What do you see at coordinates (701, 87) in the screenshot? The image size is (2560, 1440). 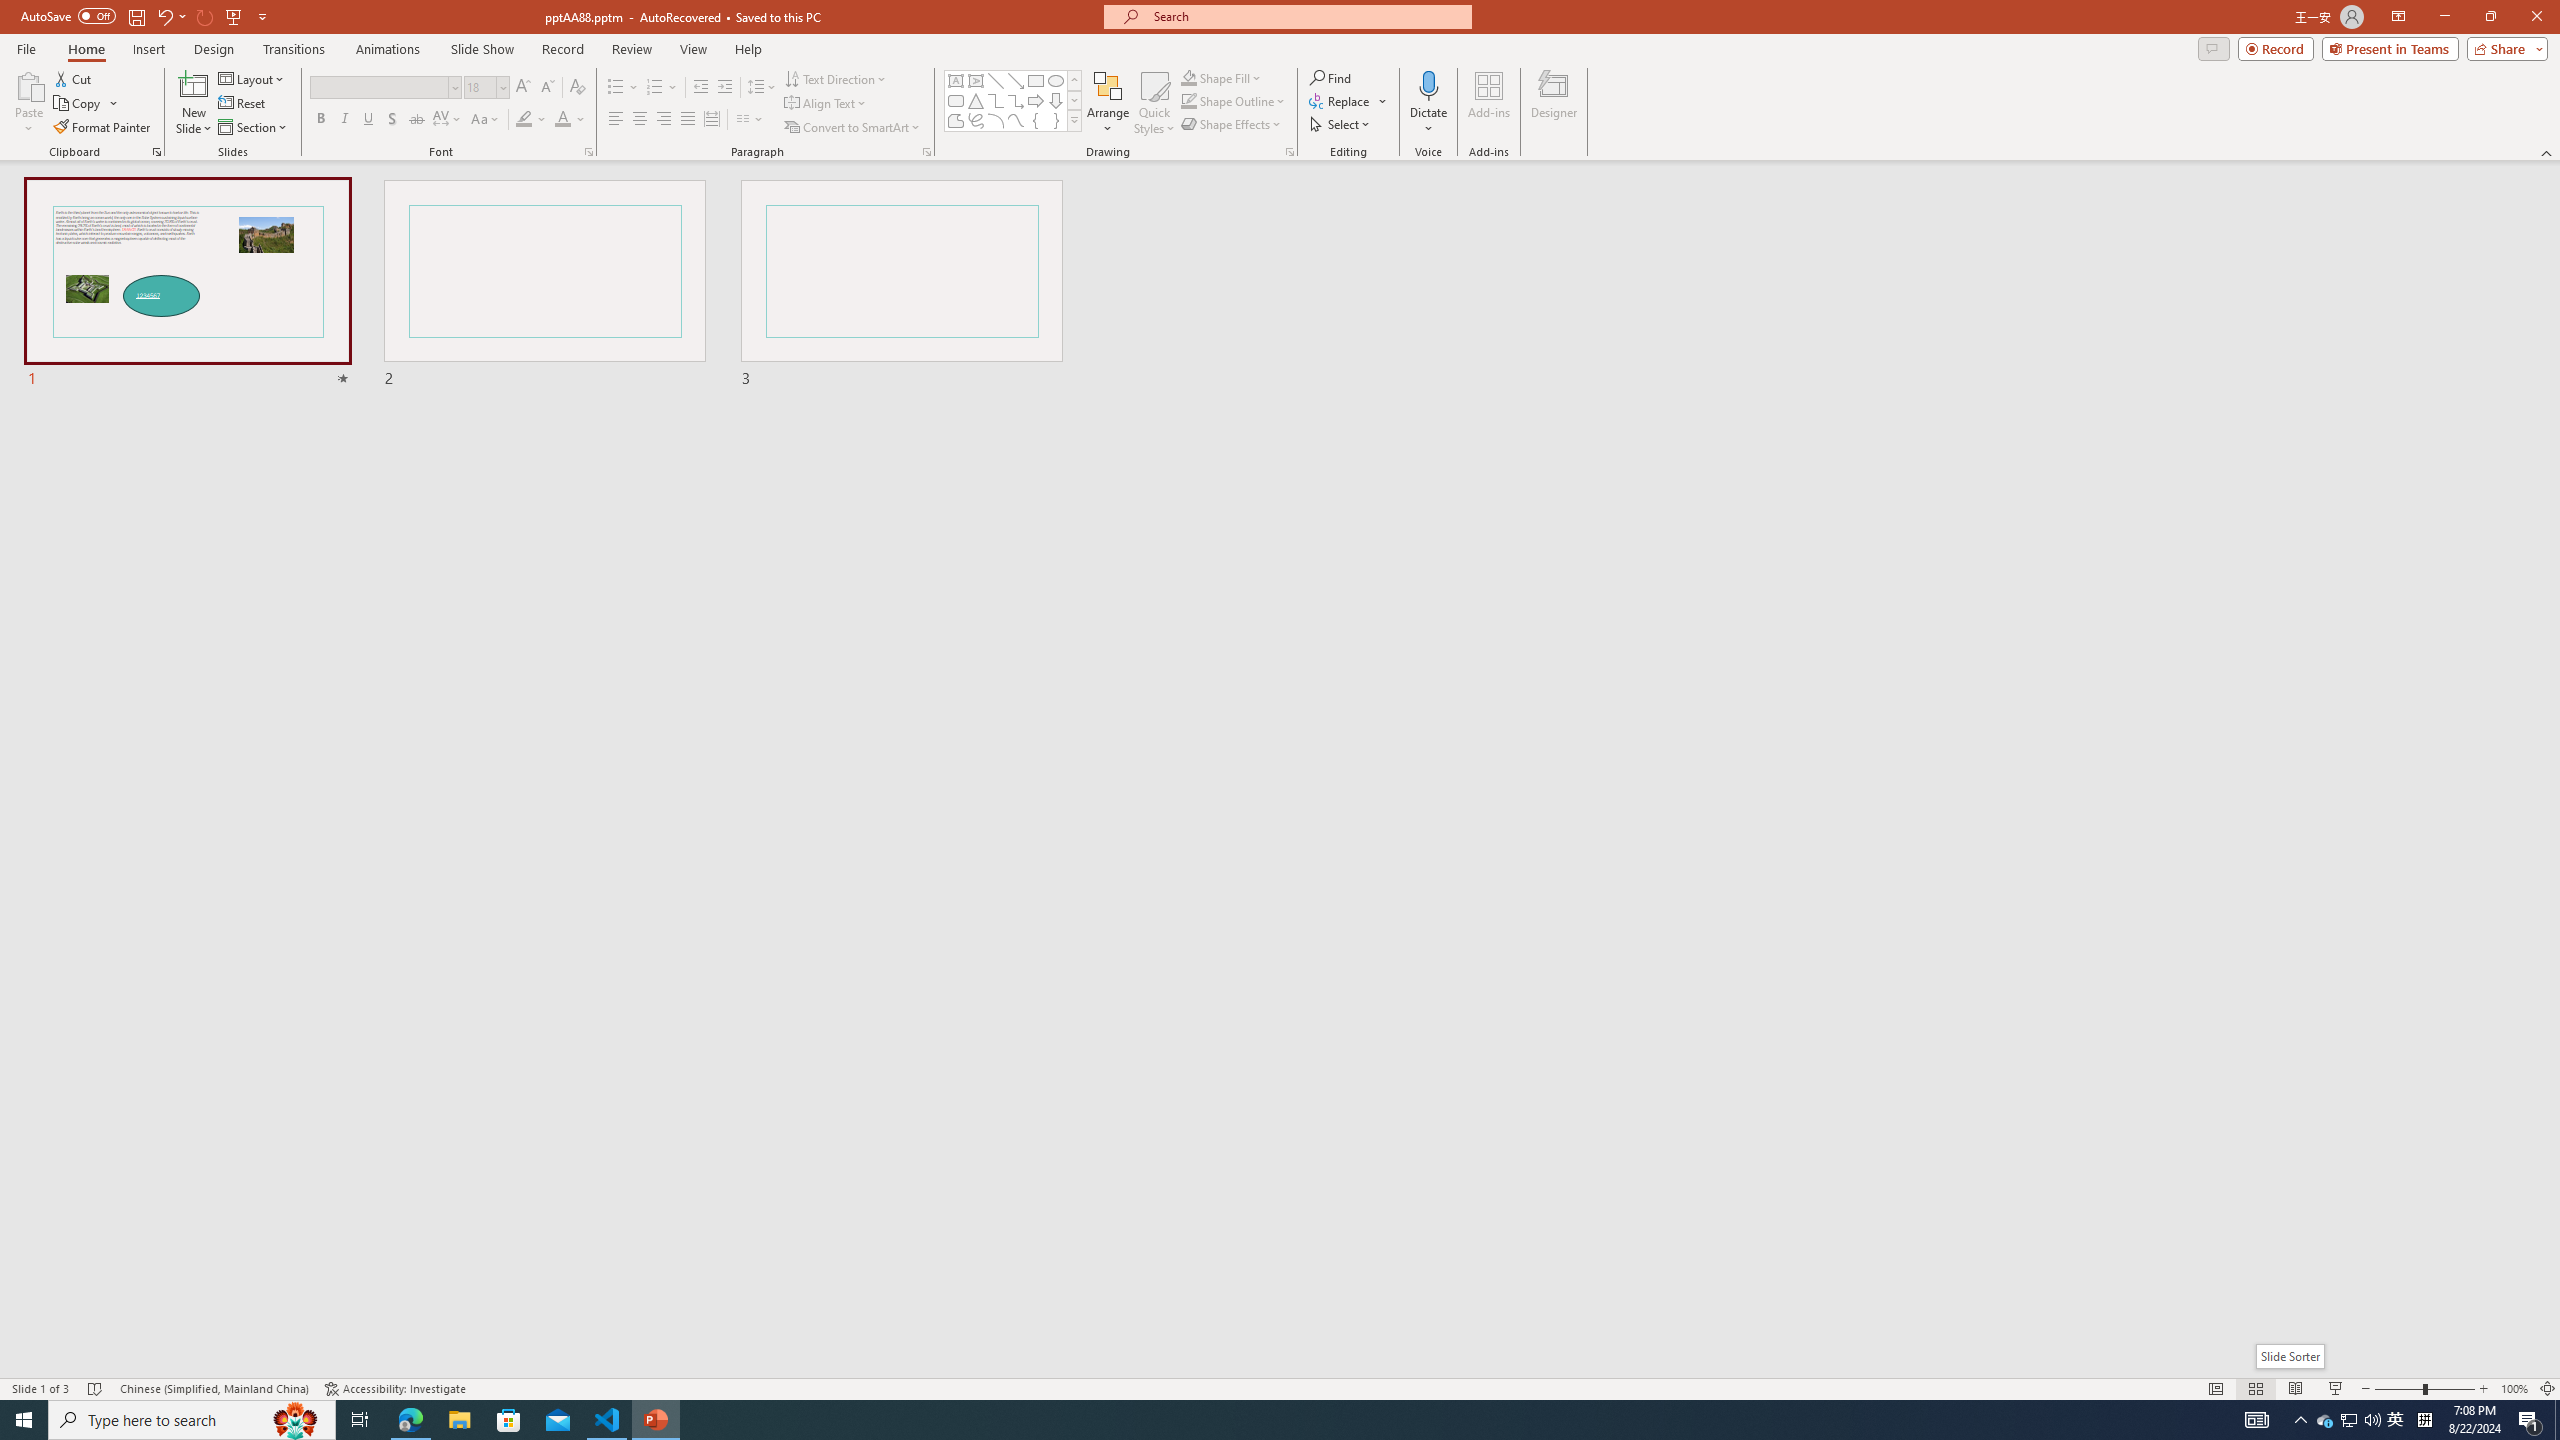 I see `'Decrease Indent'` at bounding box center [701, 87].